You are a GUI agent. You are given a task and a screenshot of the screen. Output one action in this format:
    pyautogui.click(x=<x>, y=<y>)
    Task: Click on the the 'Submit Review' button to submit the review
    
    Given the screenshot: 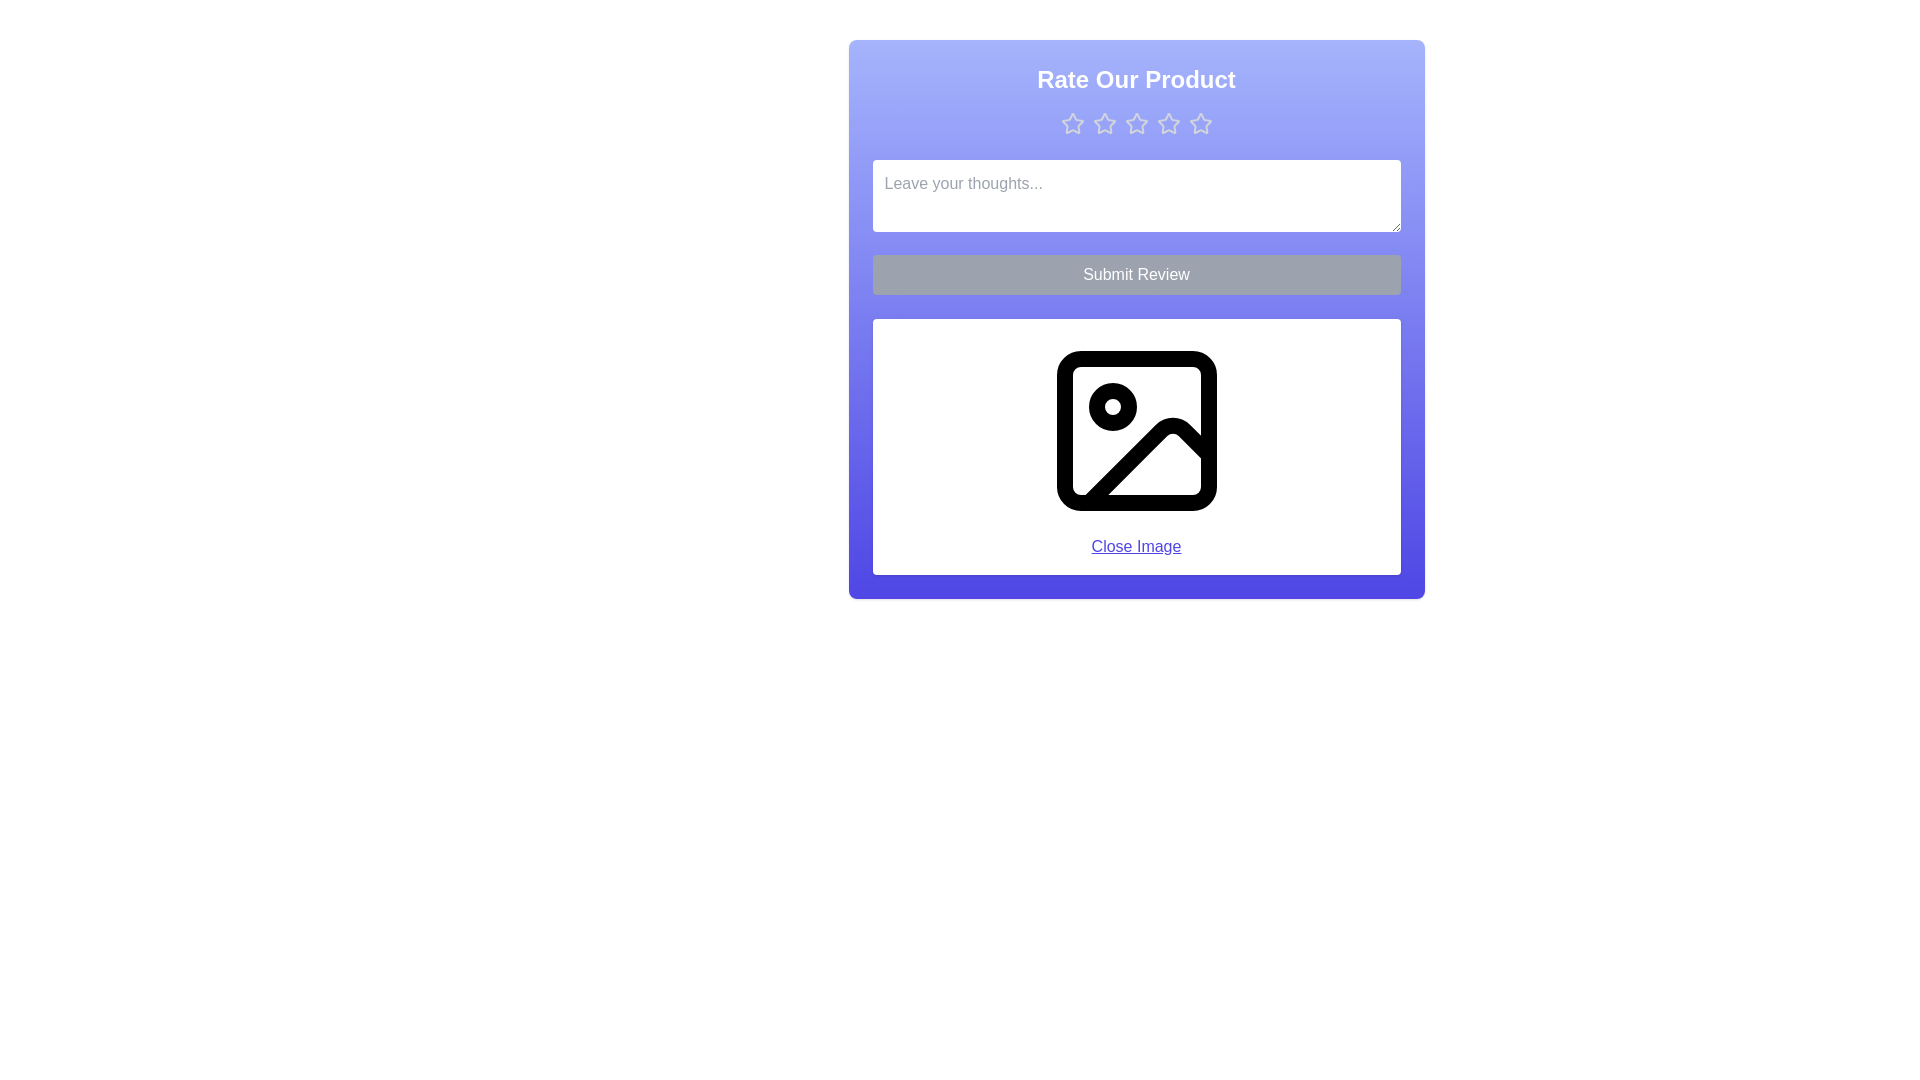 What is the action you would take?
    pyautogui.click(x=1136, y=274)
    